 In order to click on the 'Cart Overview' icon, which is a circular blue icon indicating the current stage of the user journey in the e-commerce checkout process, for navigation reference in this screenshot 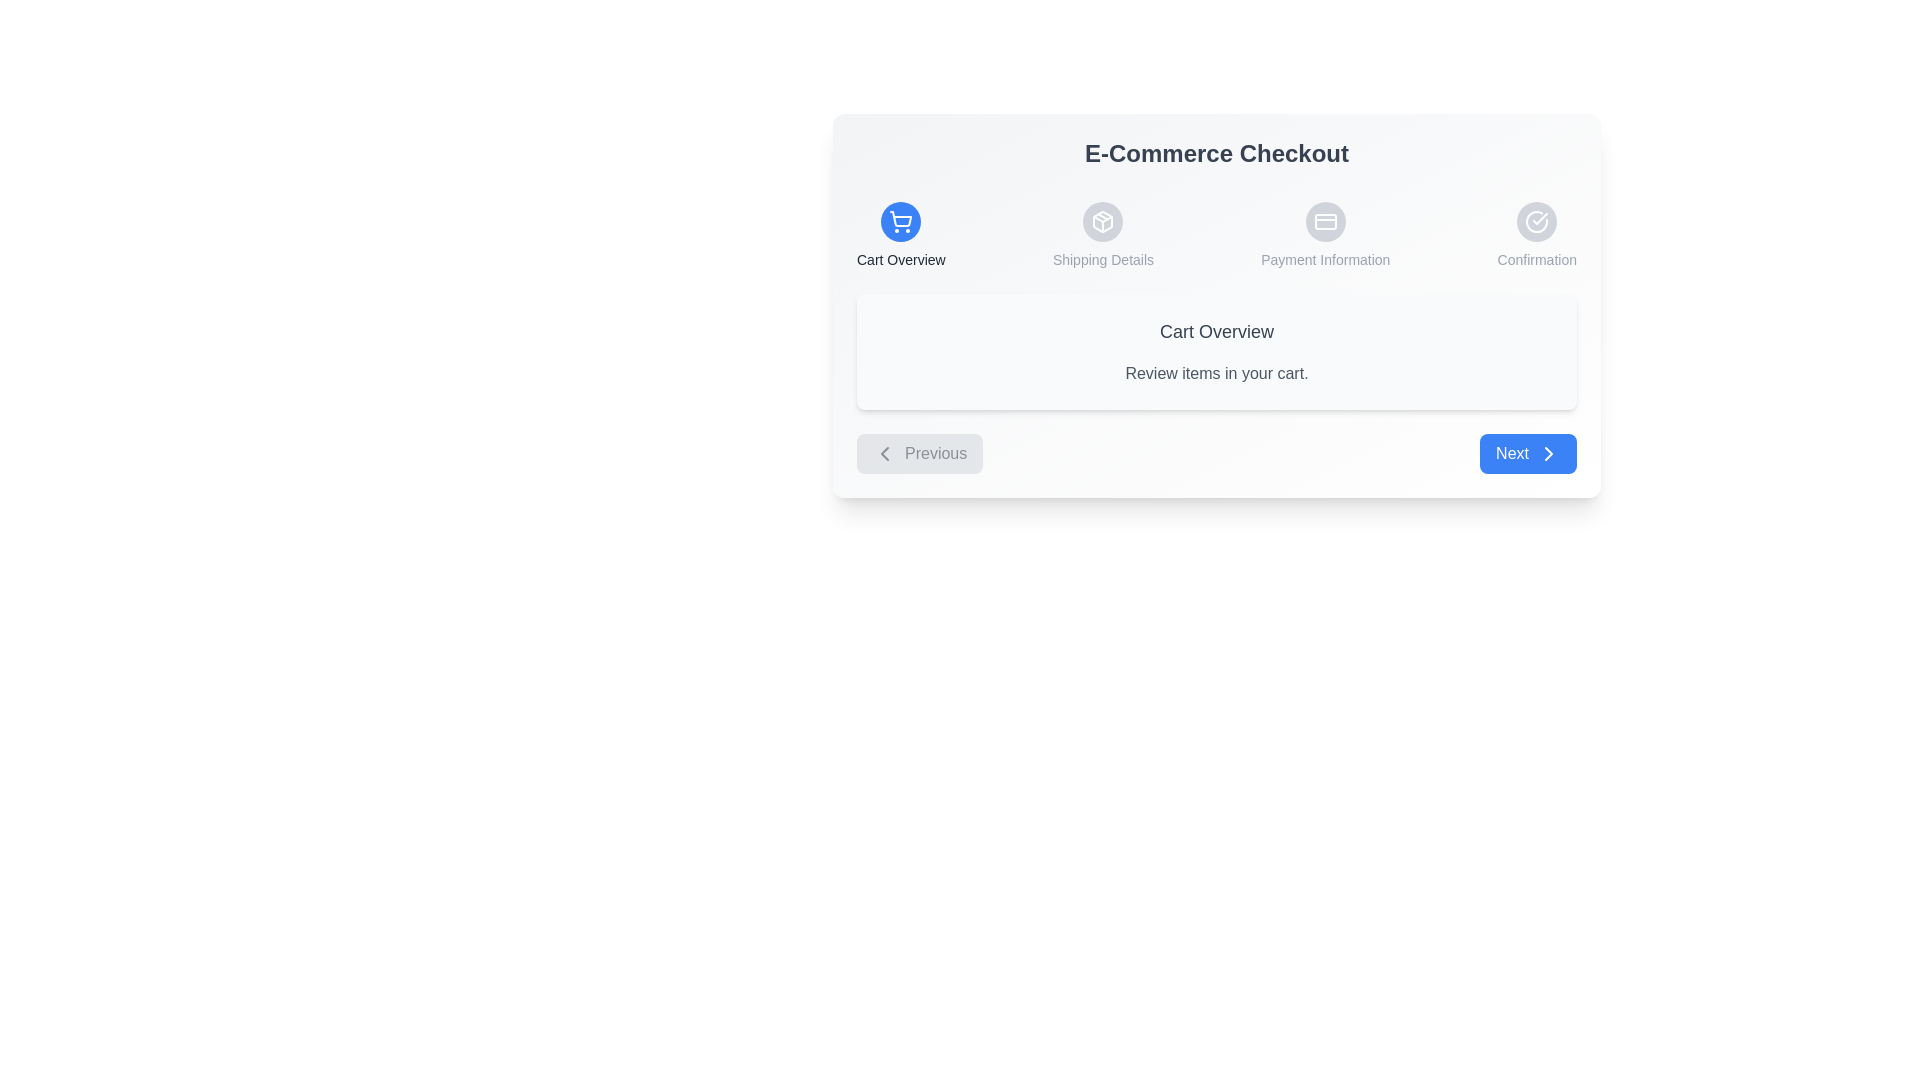, I will do `click(900, 222)`.